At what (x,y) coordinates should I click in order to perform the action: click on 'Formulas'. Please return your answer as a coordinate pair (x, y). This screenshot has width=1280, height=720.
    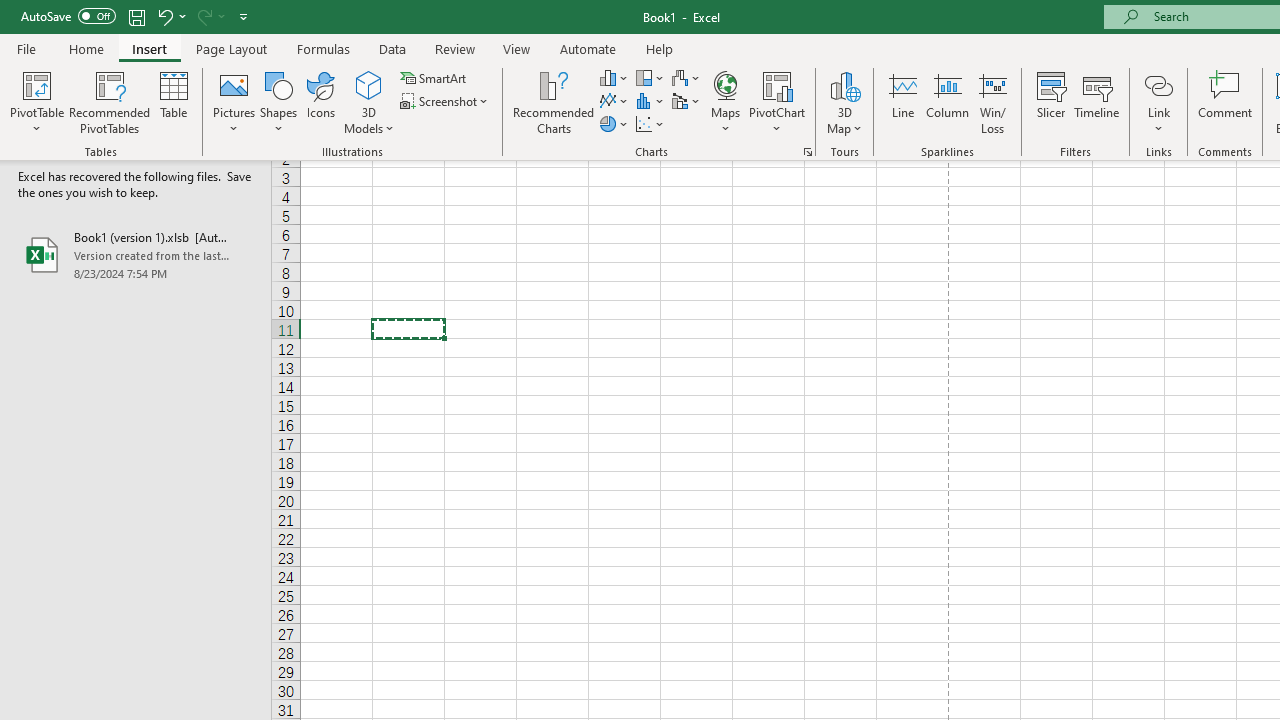
    Looking at the image, I should click on (323, 48).